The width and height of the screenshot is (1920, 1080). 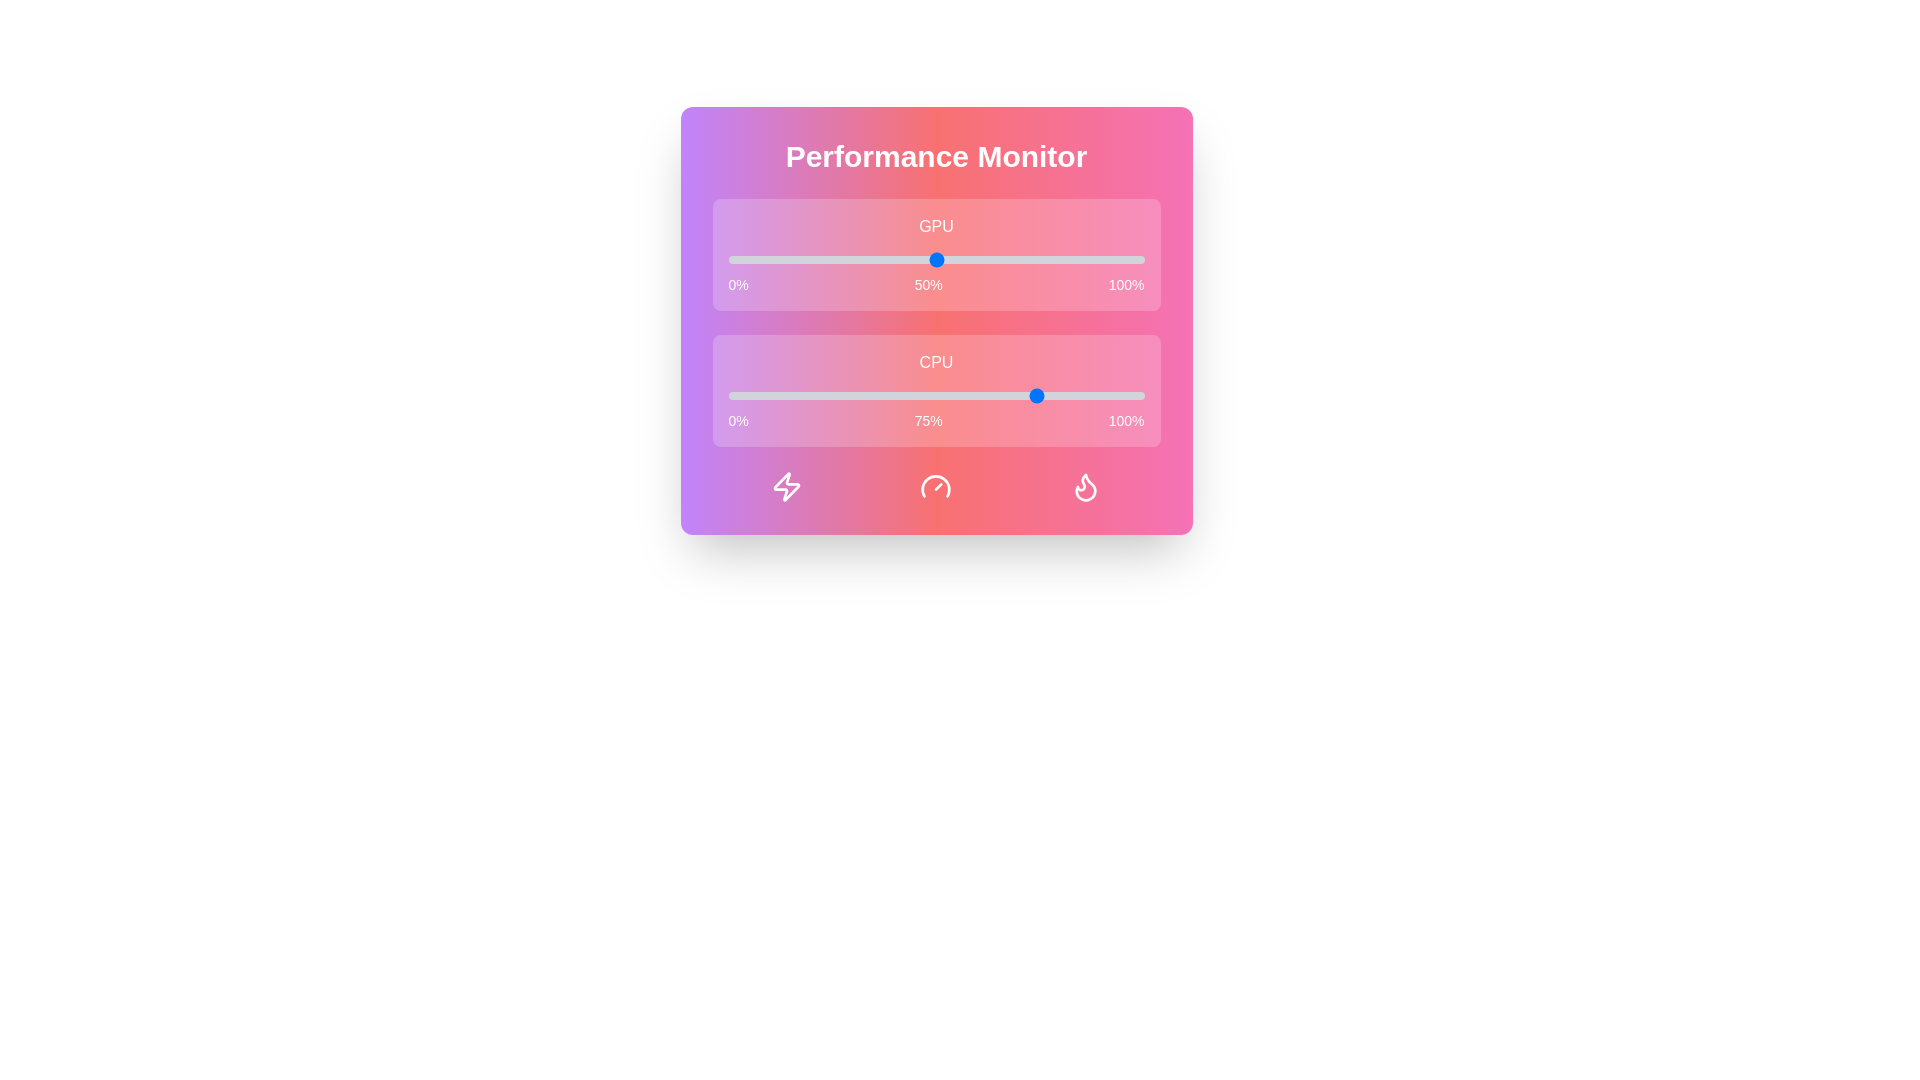 I want to click on the CPU performance slider to 76%, so click(x=1043, y=396).